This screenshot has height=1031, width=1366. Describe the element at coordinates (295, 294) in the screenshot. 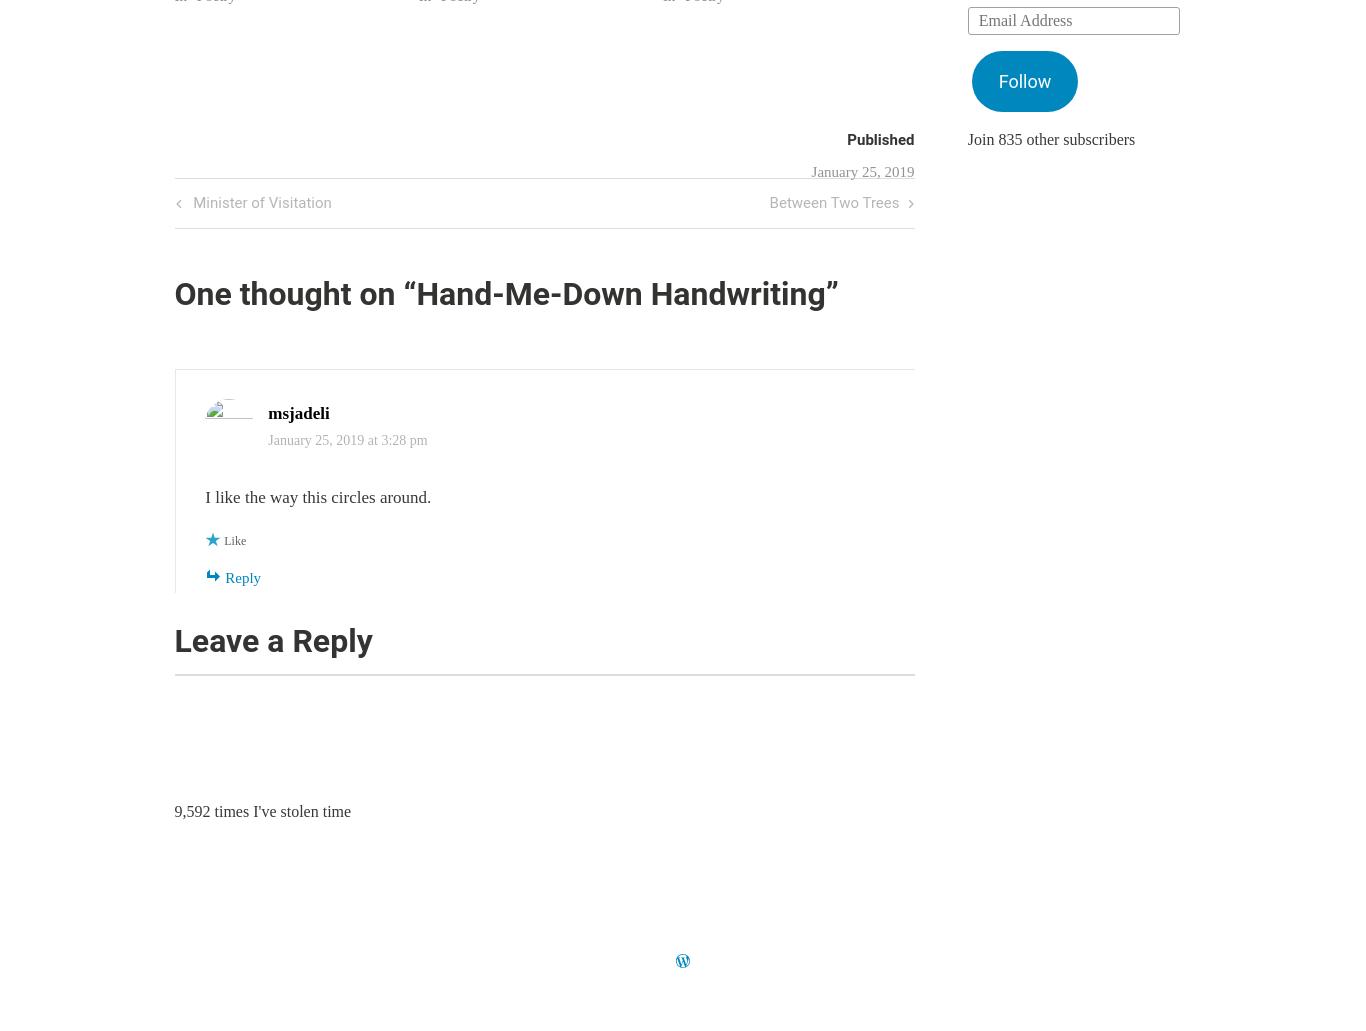

I see `'One thought on “'` at that location.